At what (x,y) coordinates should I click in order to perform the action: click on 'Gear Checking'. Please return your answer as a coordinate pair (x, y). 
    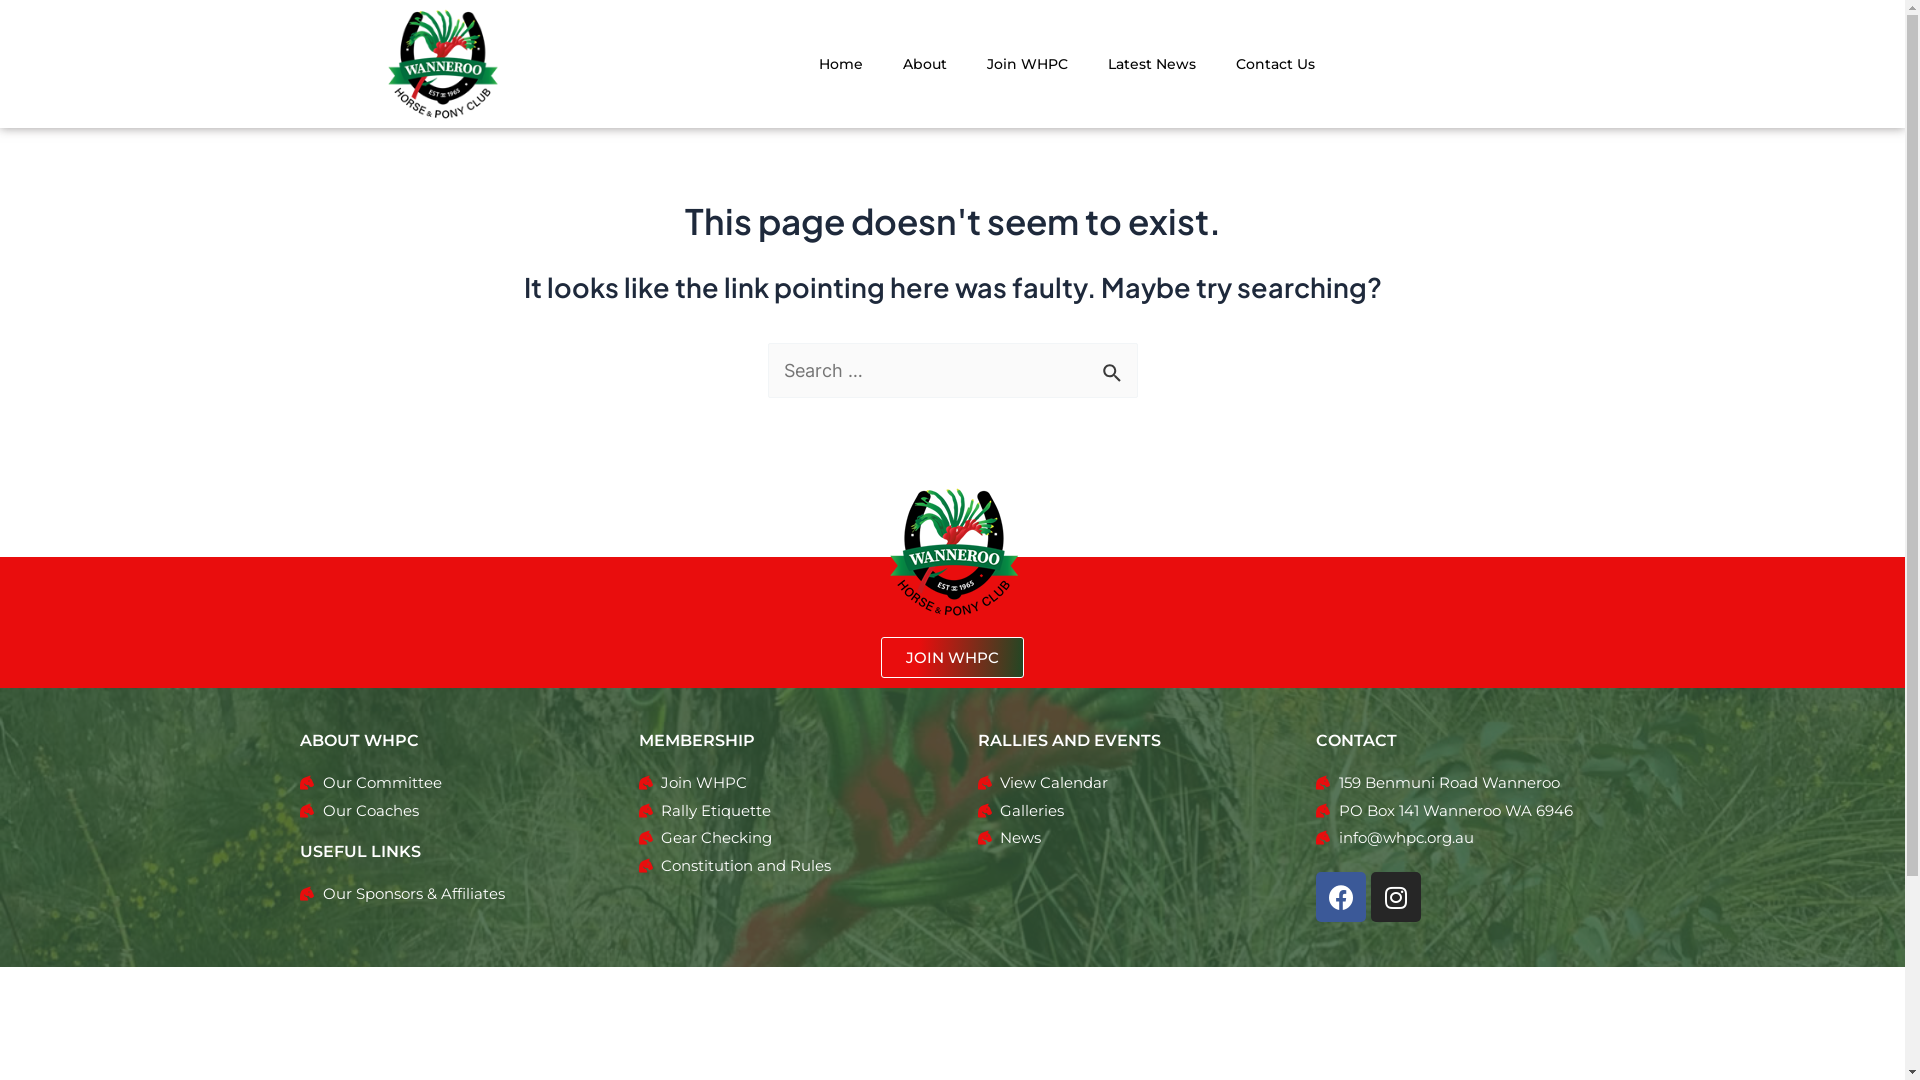
    Looking at the image, I should click on (782, 837).